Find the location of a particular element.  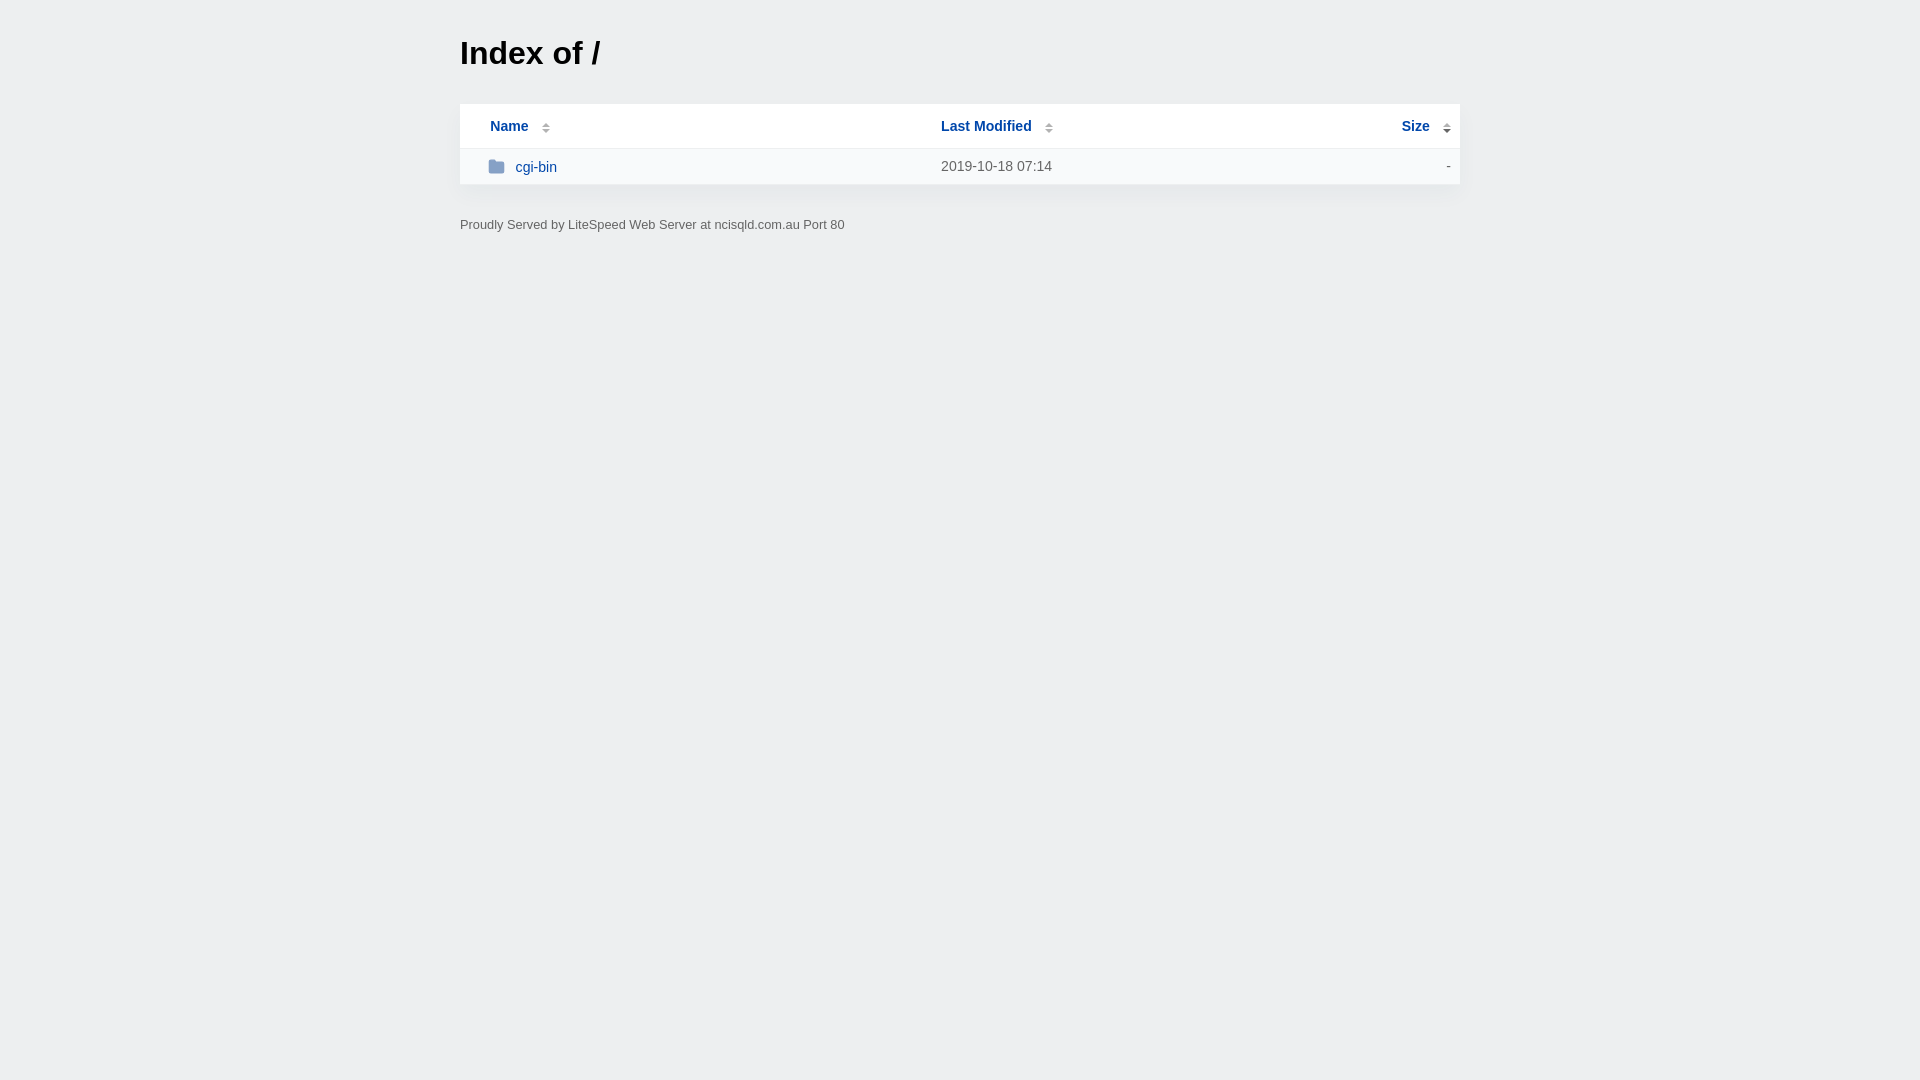

'Size' is located at coordinates (1425, 126).